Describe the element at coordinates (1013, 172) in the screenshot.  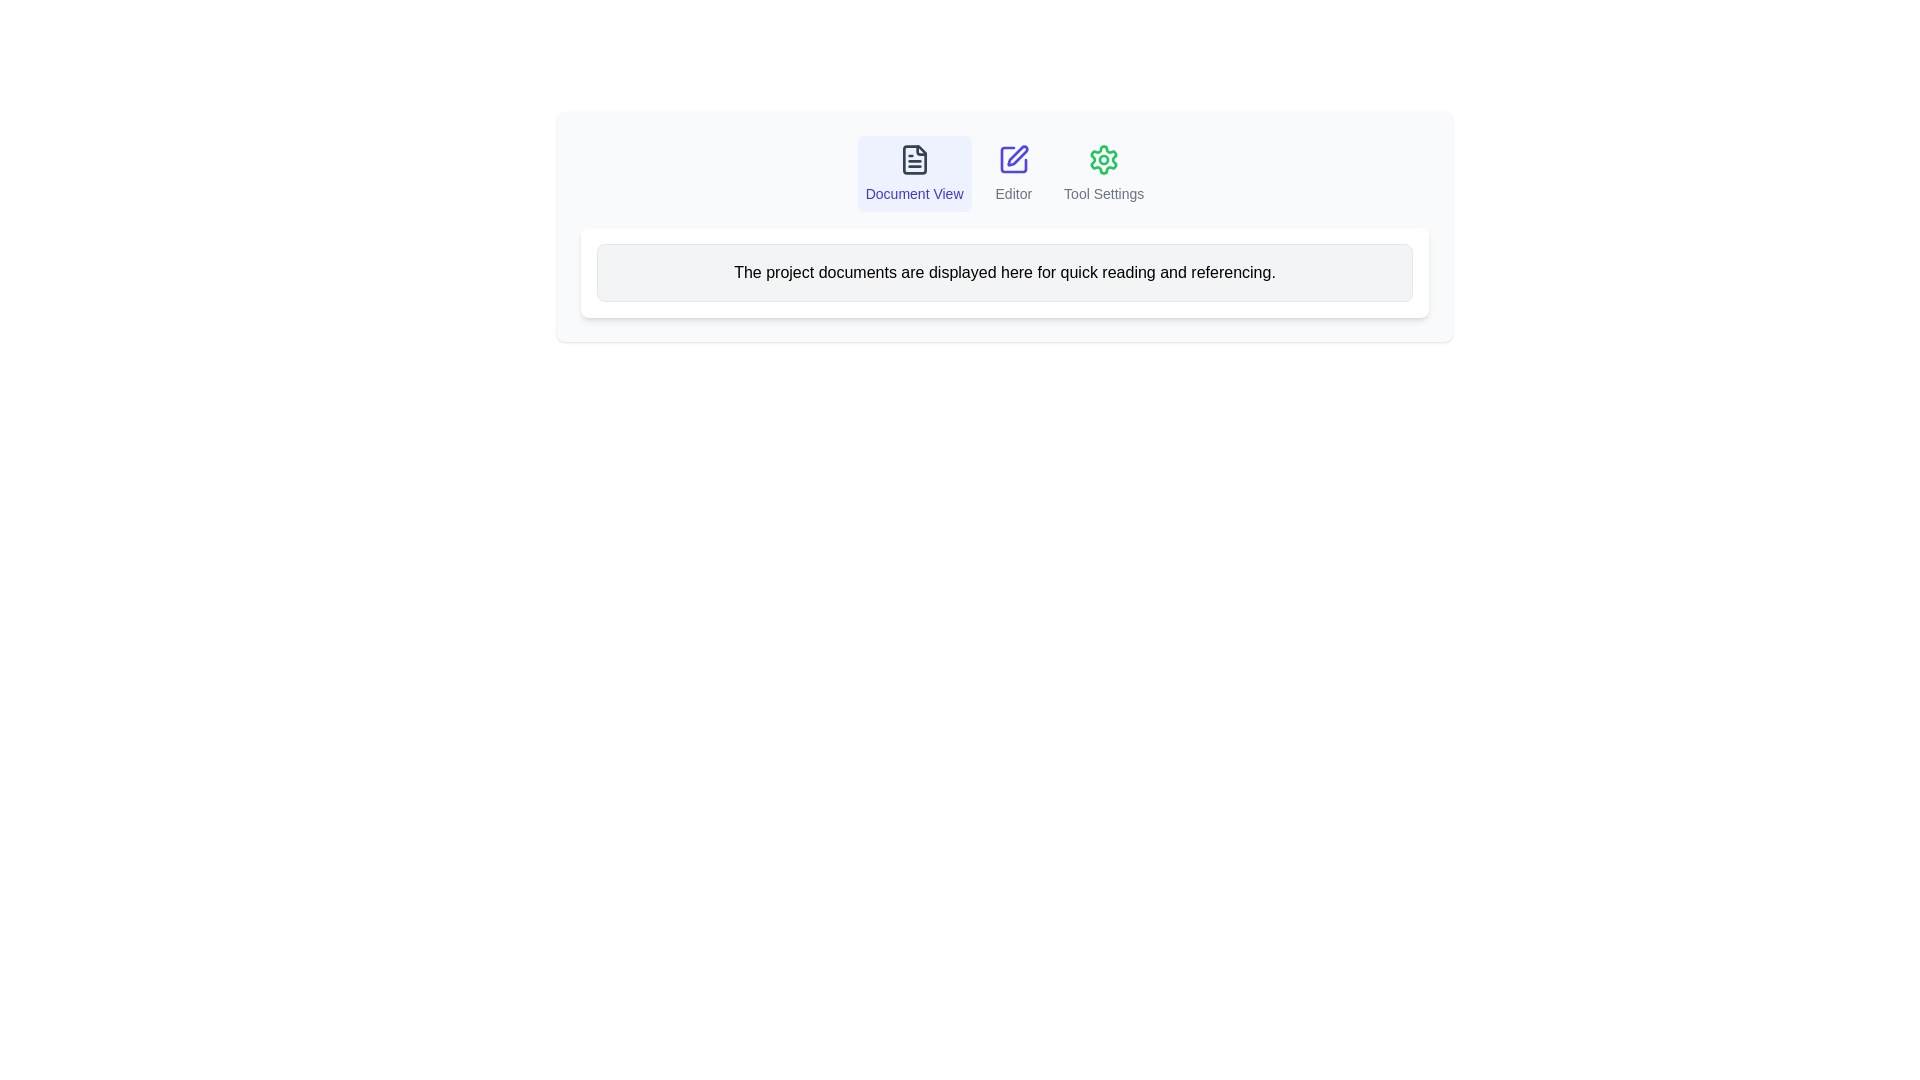
I see `the tab labeled Editor` at that location.